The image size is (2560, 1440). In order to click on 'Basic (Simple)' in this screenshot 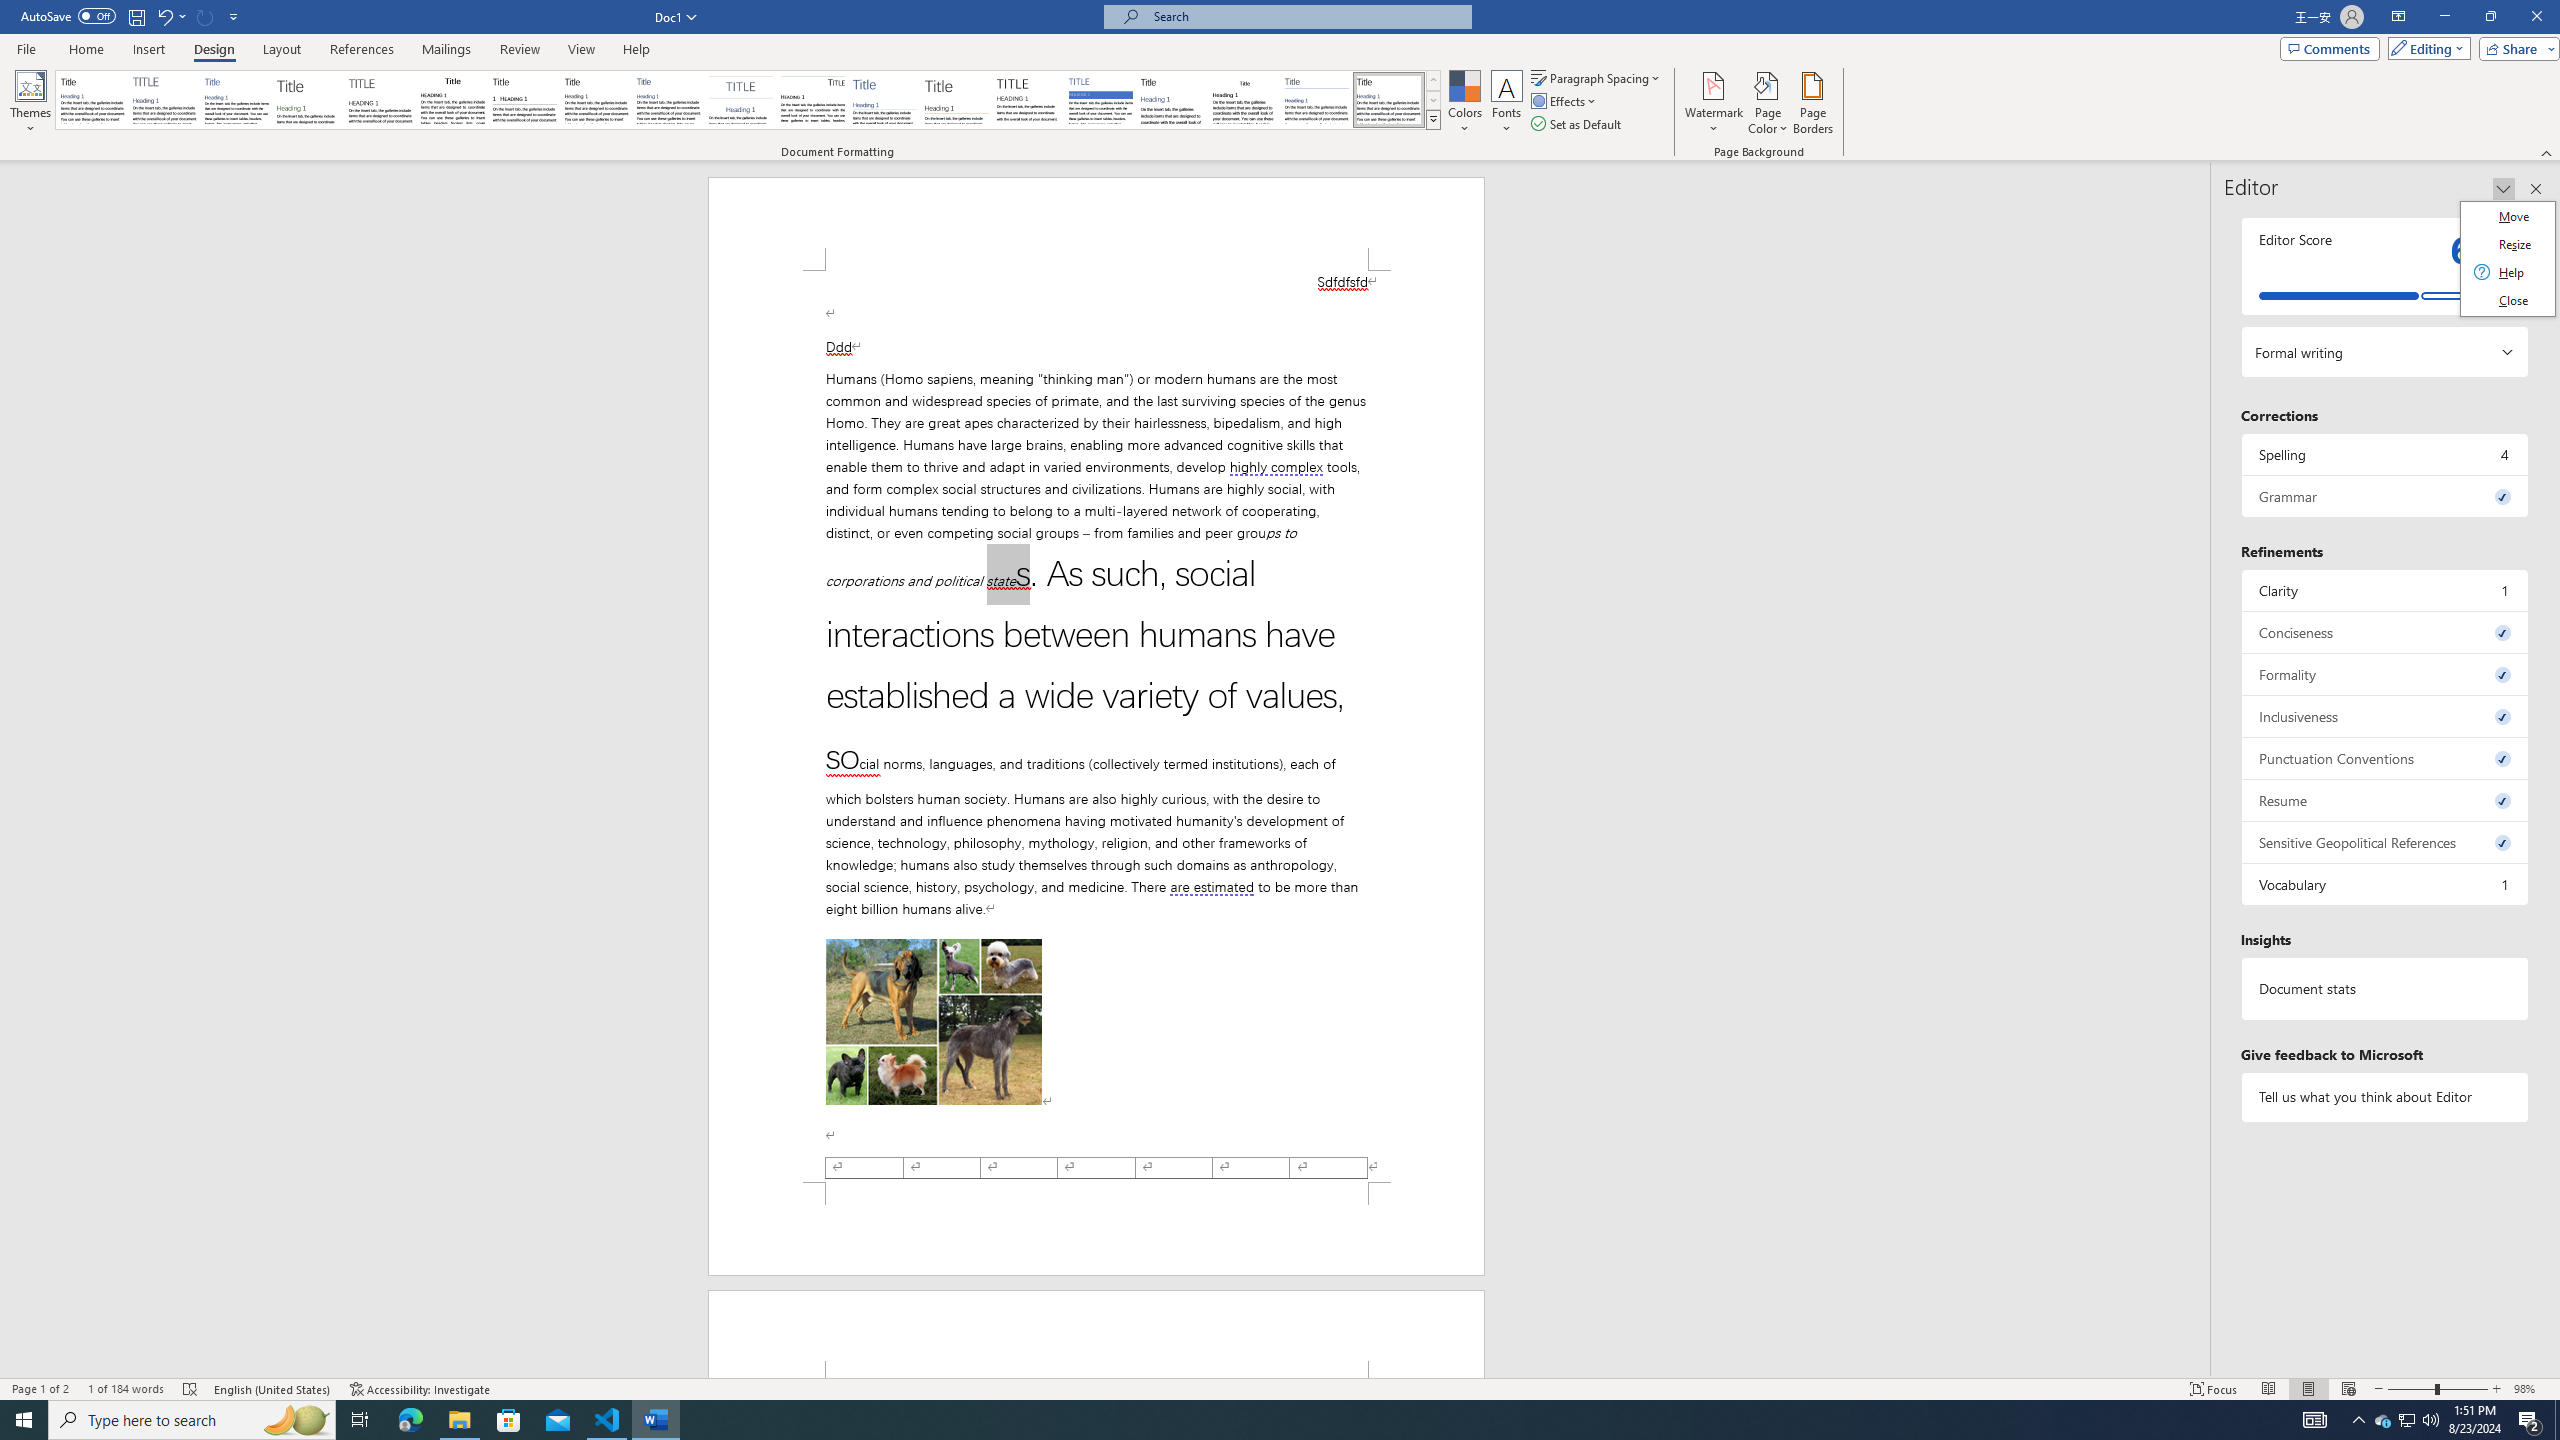, I will do `click(237, 99)`.